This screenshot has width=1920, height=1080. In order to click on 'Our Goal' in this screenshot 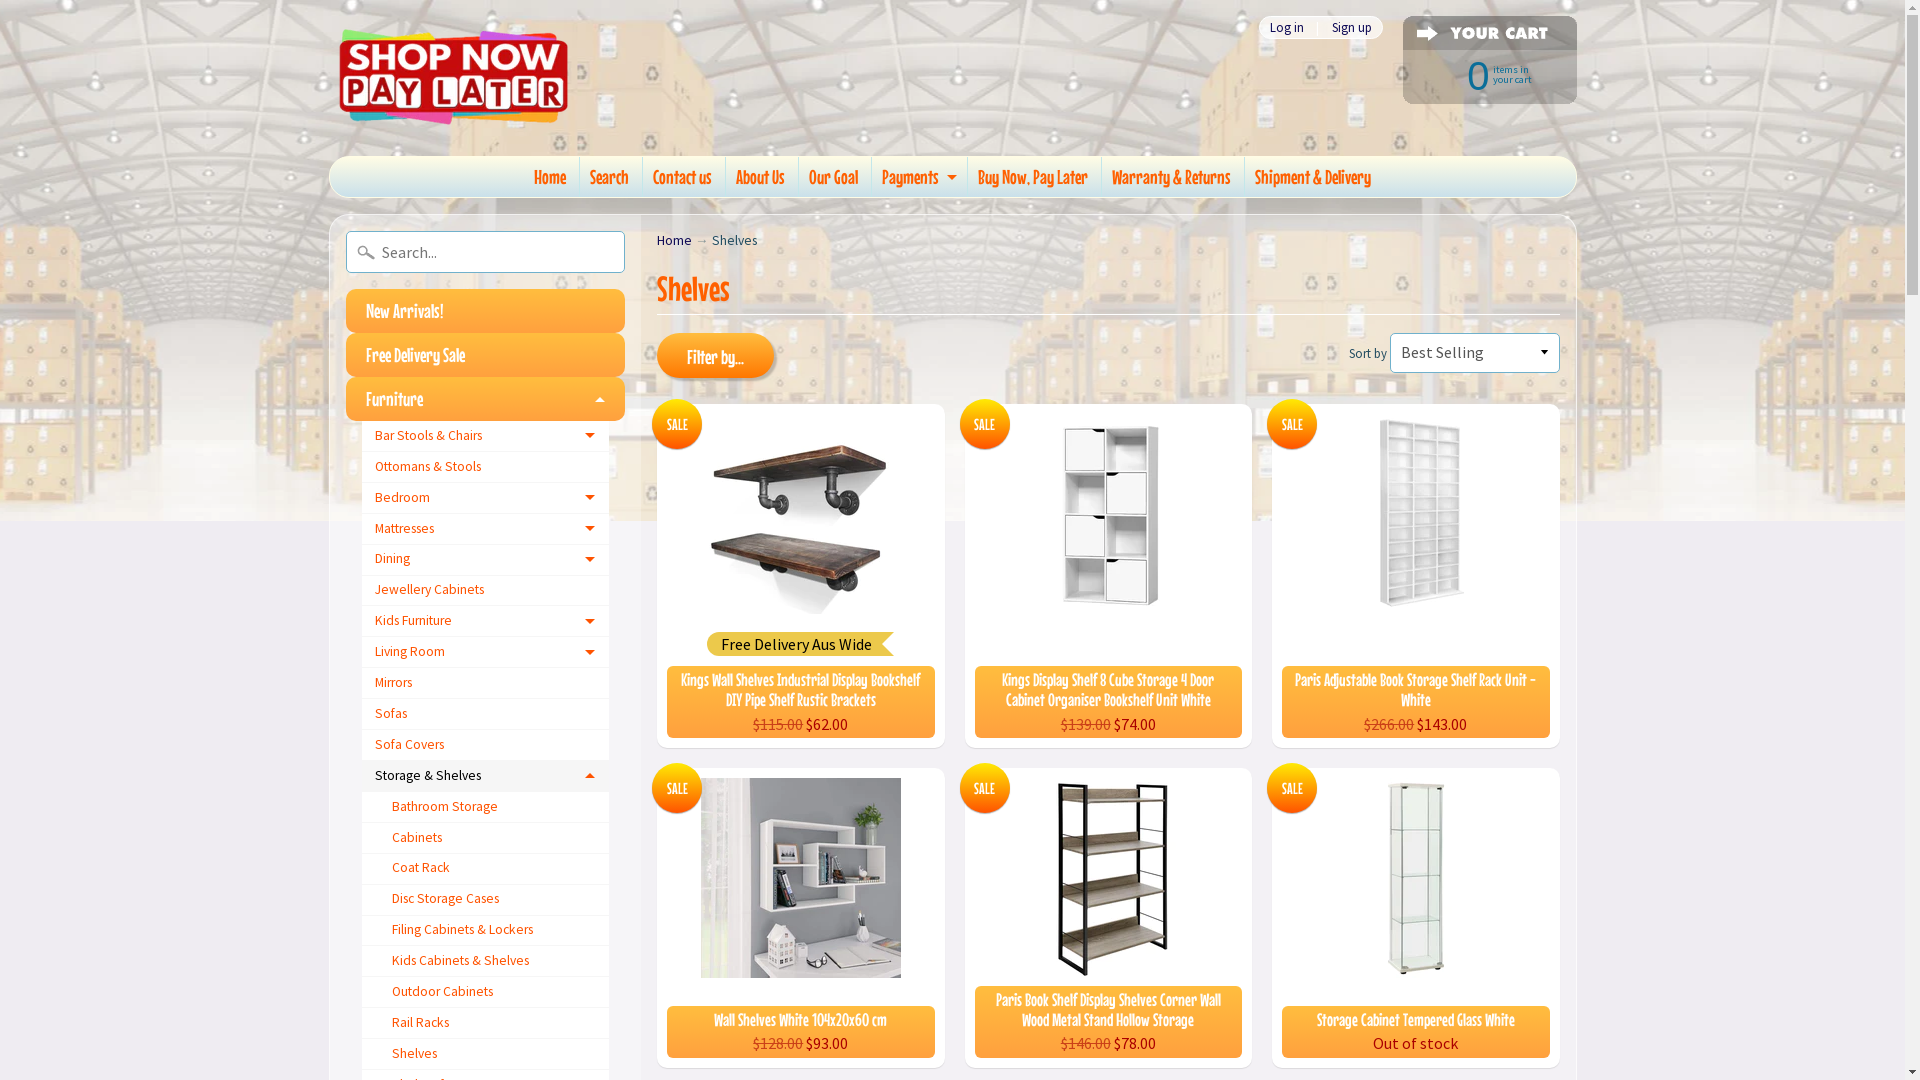, I will do `click(797, 176)`.